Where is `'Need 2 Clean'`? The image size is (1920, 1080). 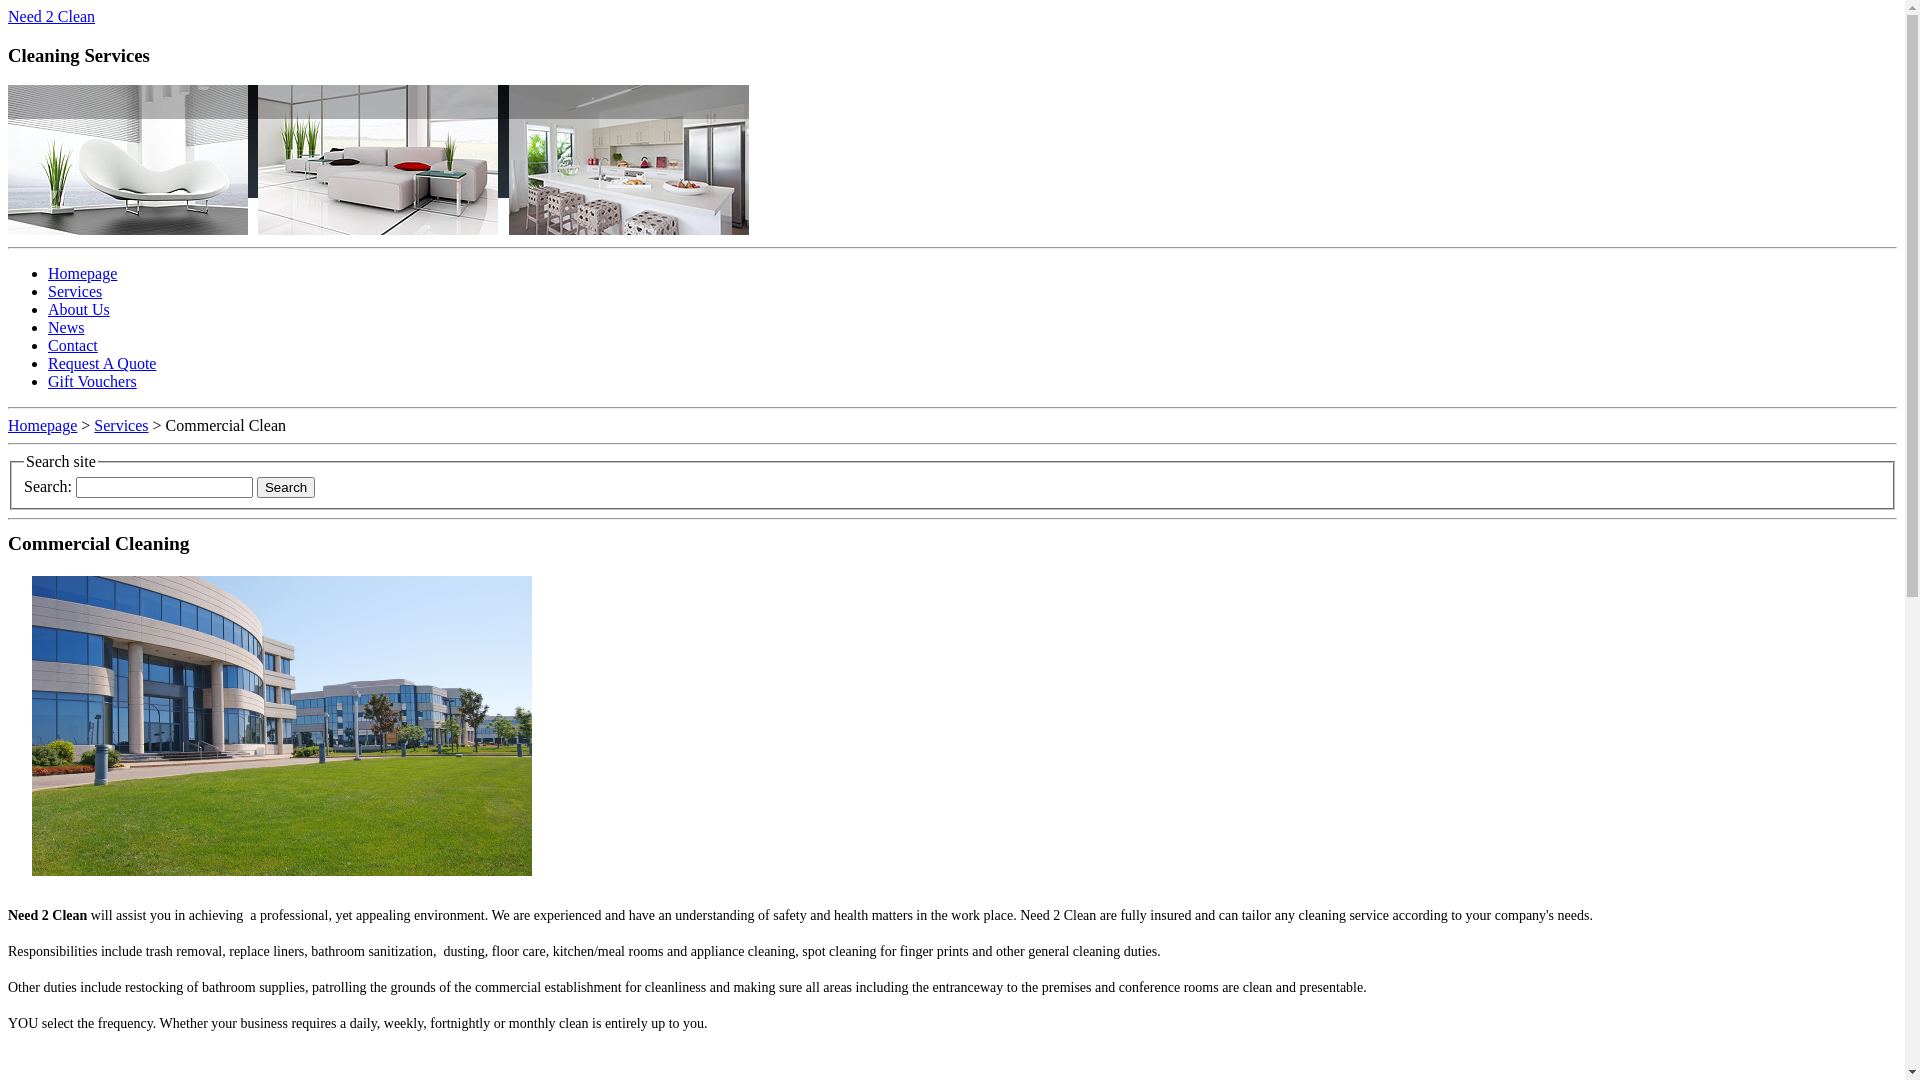
'Need 2 Clean' is located at coordinates (51, 16).